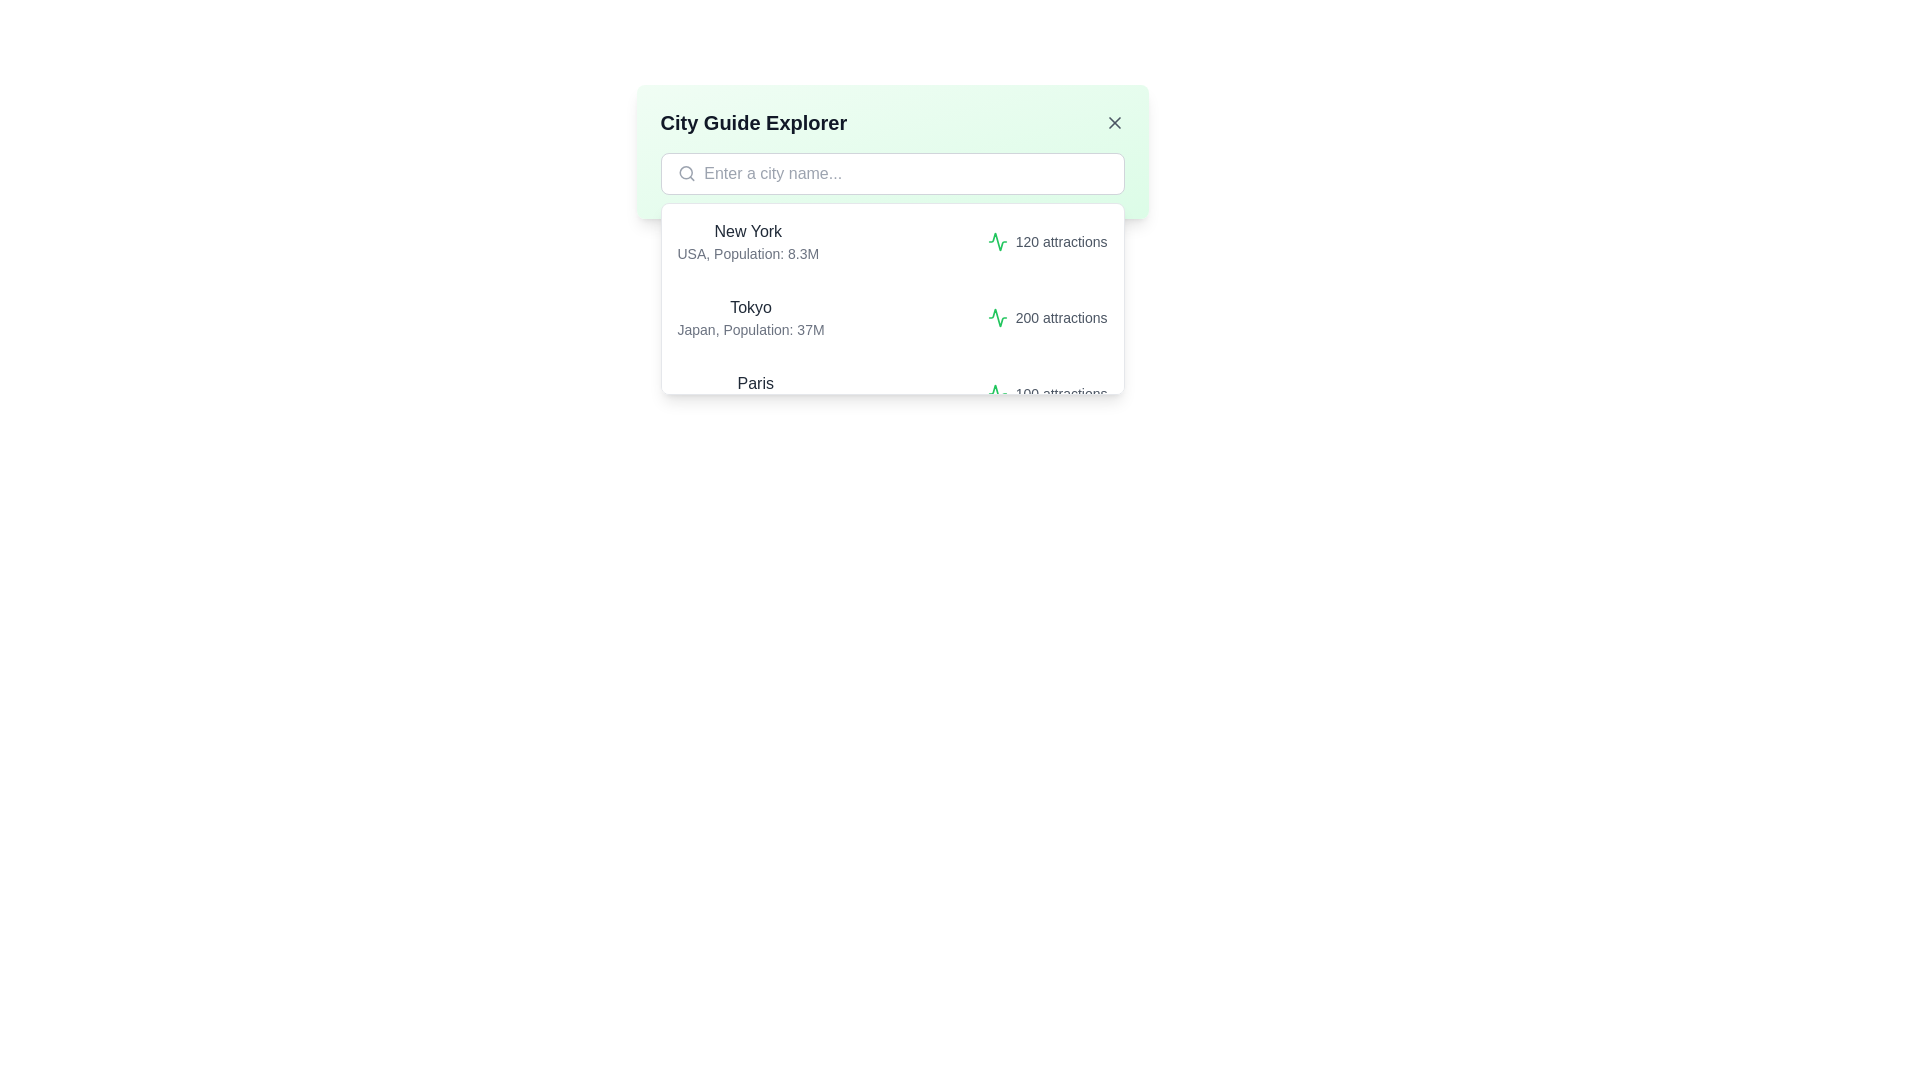  I want to click on the dropdown menu option displaying 'Tokyo', so click(891, 316).